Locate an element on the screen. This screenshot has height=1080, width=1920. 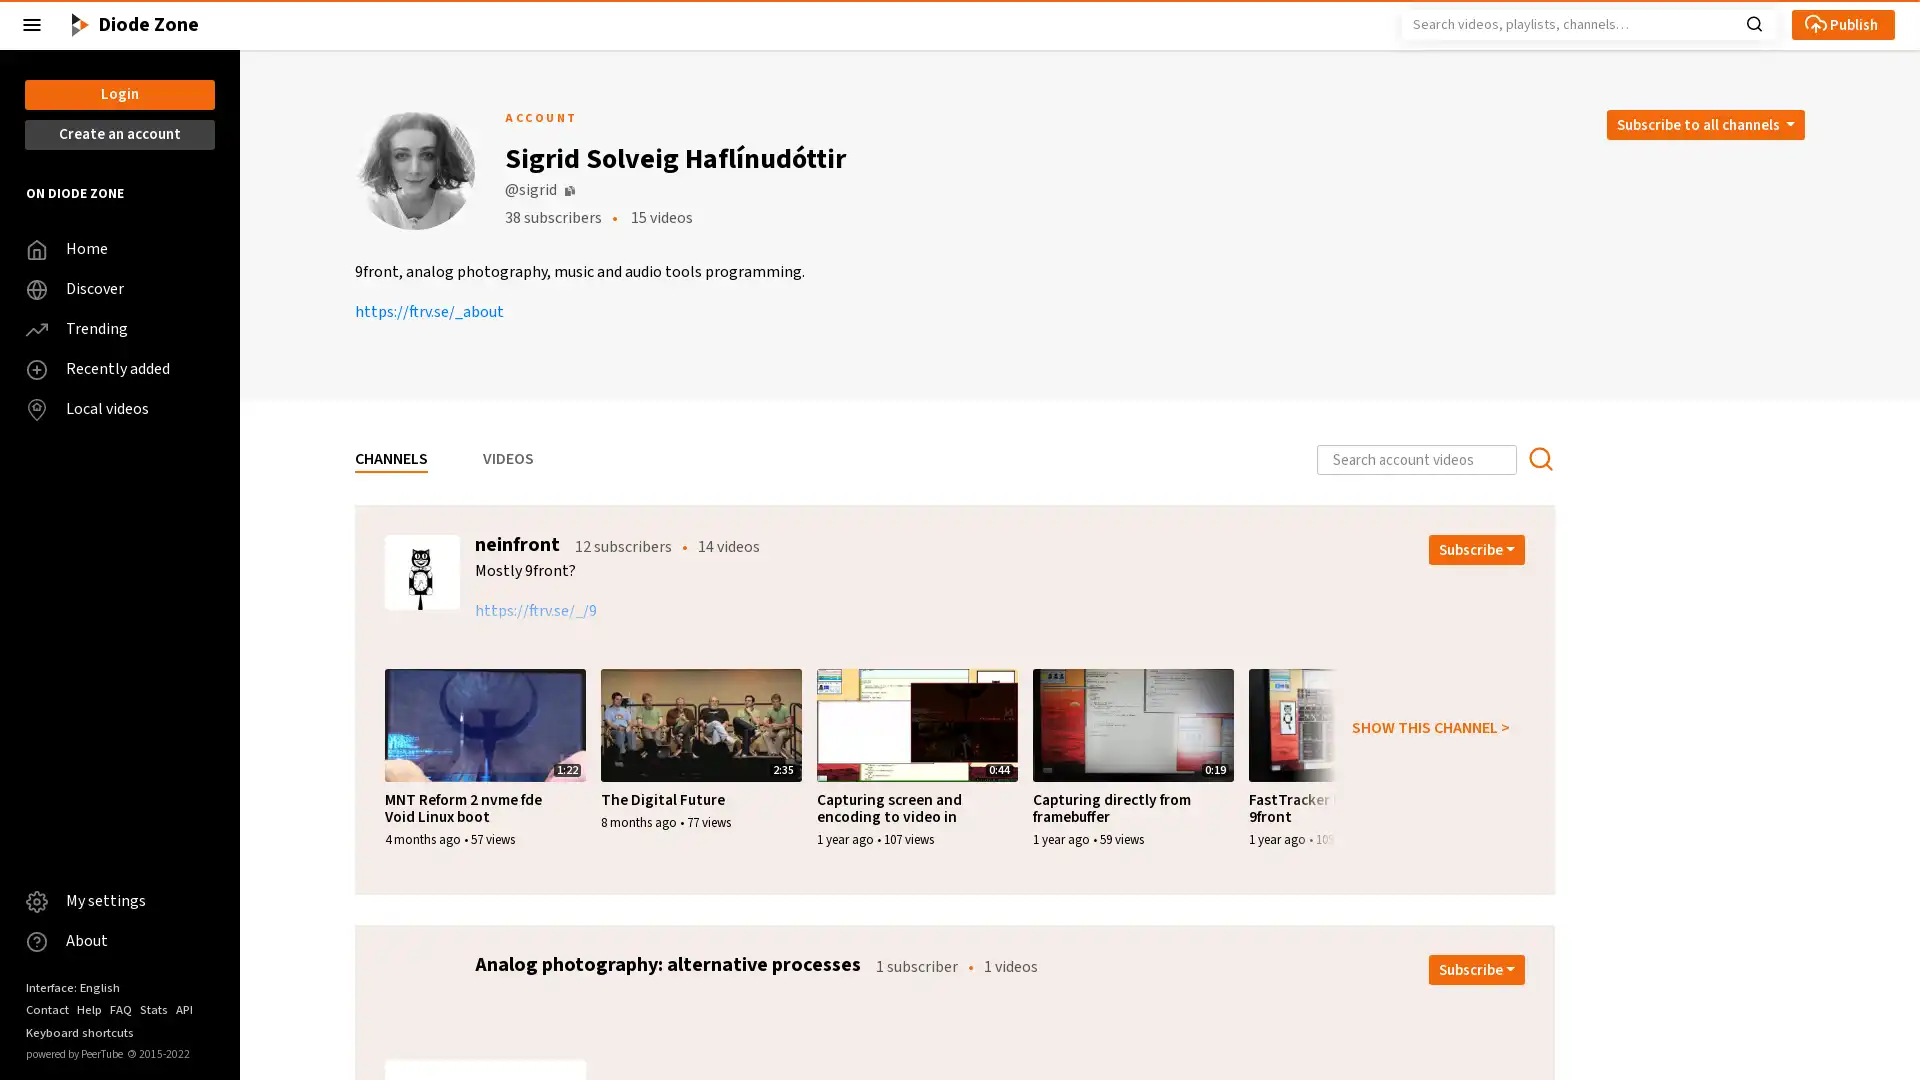
Search is located at coordinates (1539, 459).